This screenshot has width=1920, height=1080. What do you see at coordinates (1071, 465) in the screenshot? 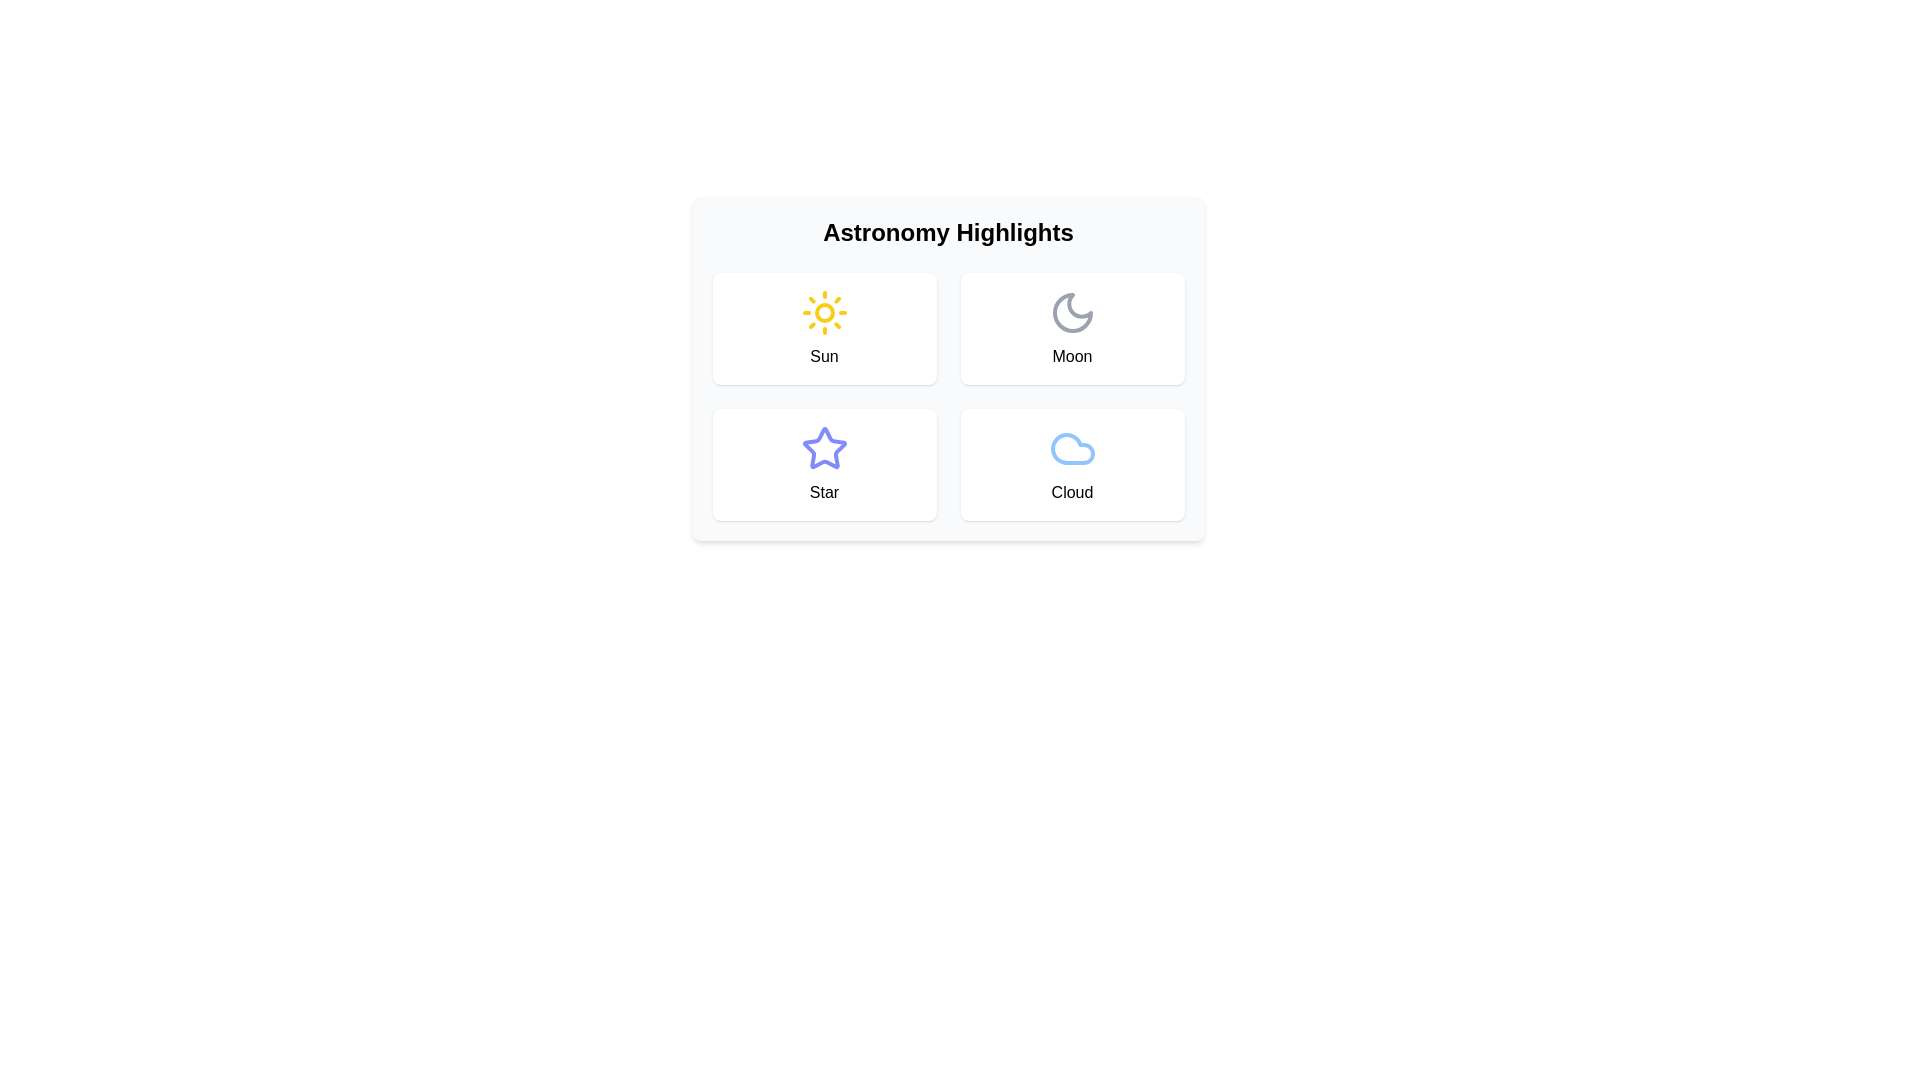
I see `the Card with an icon and a label that represents a cloud, located in the bottom-right corner of the grid layout` at bounding box center [1071, 465].